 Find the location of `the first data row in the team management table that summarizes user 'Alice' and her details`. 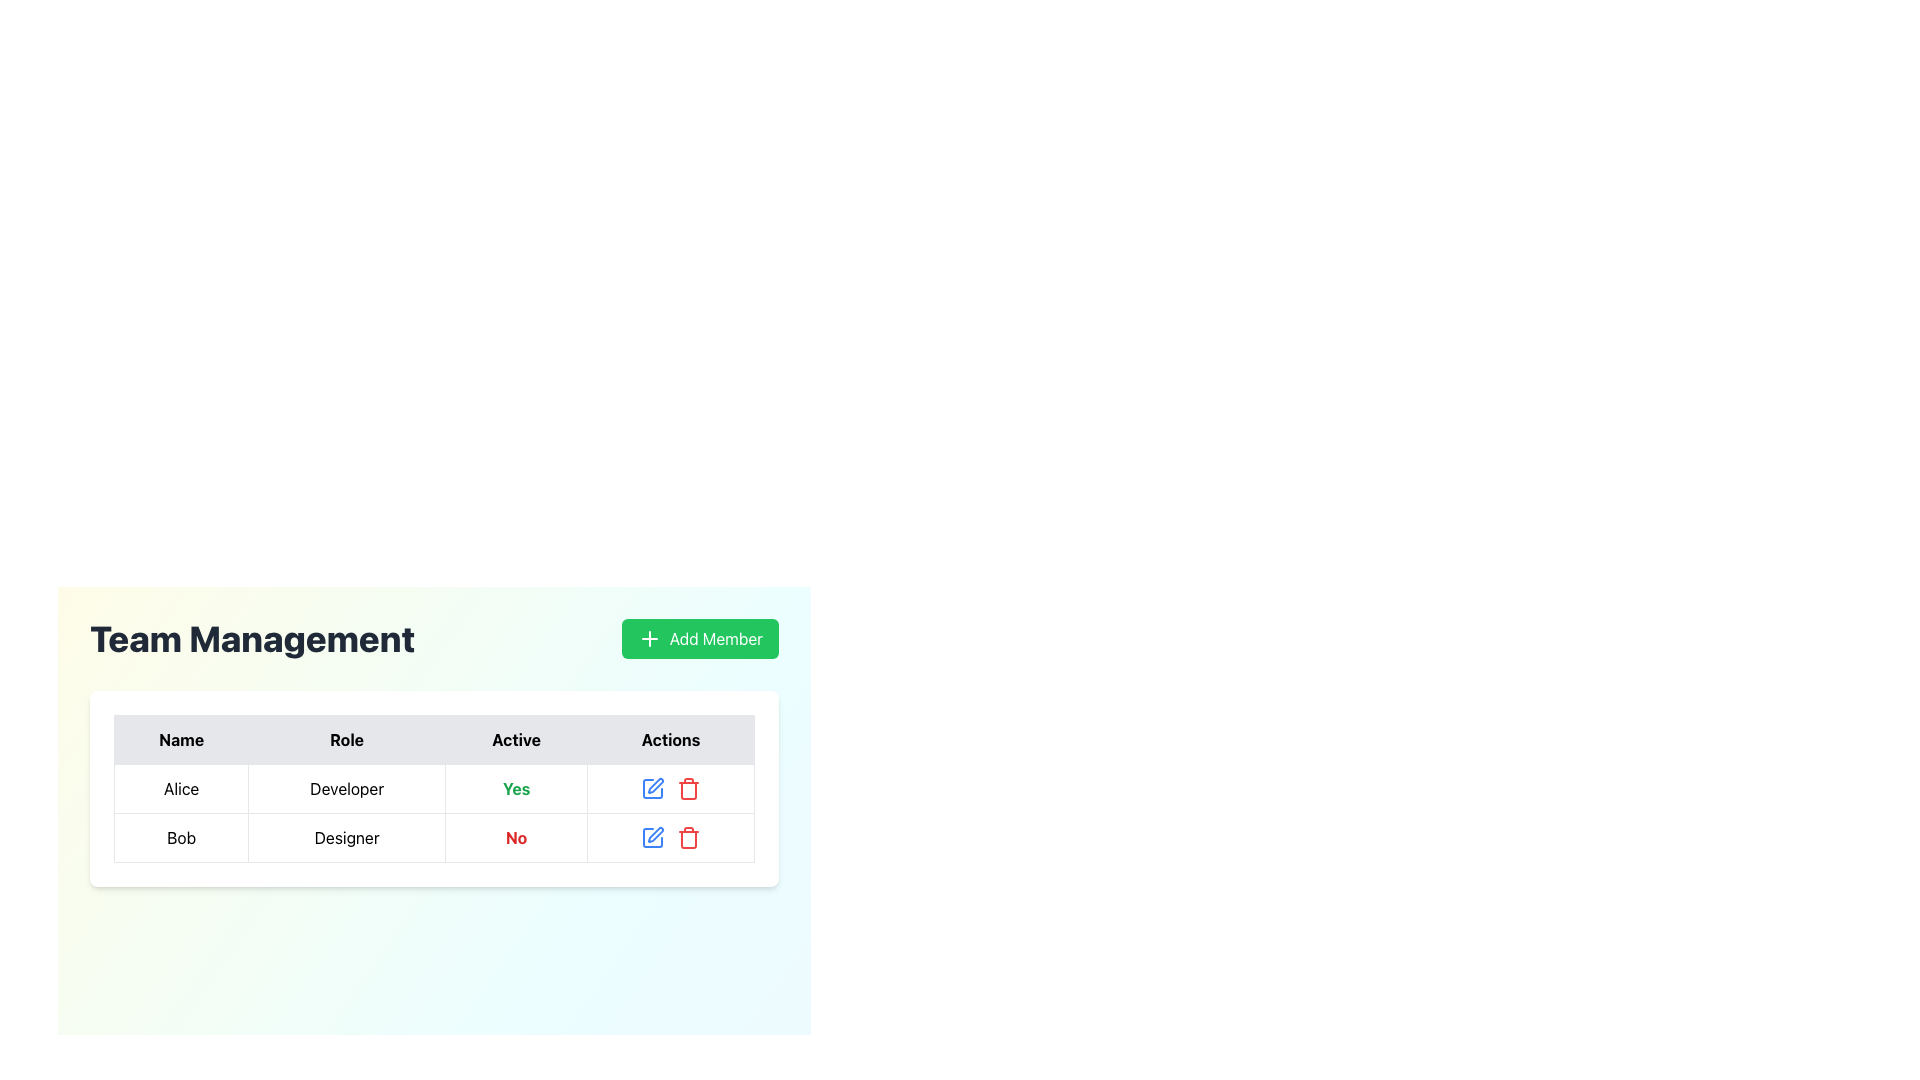

the first data row in the team management table that summarizes user 'Alice' and her details is located at coordinates (433, 813).